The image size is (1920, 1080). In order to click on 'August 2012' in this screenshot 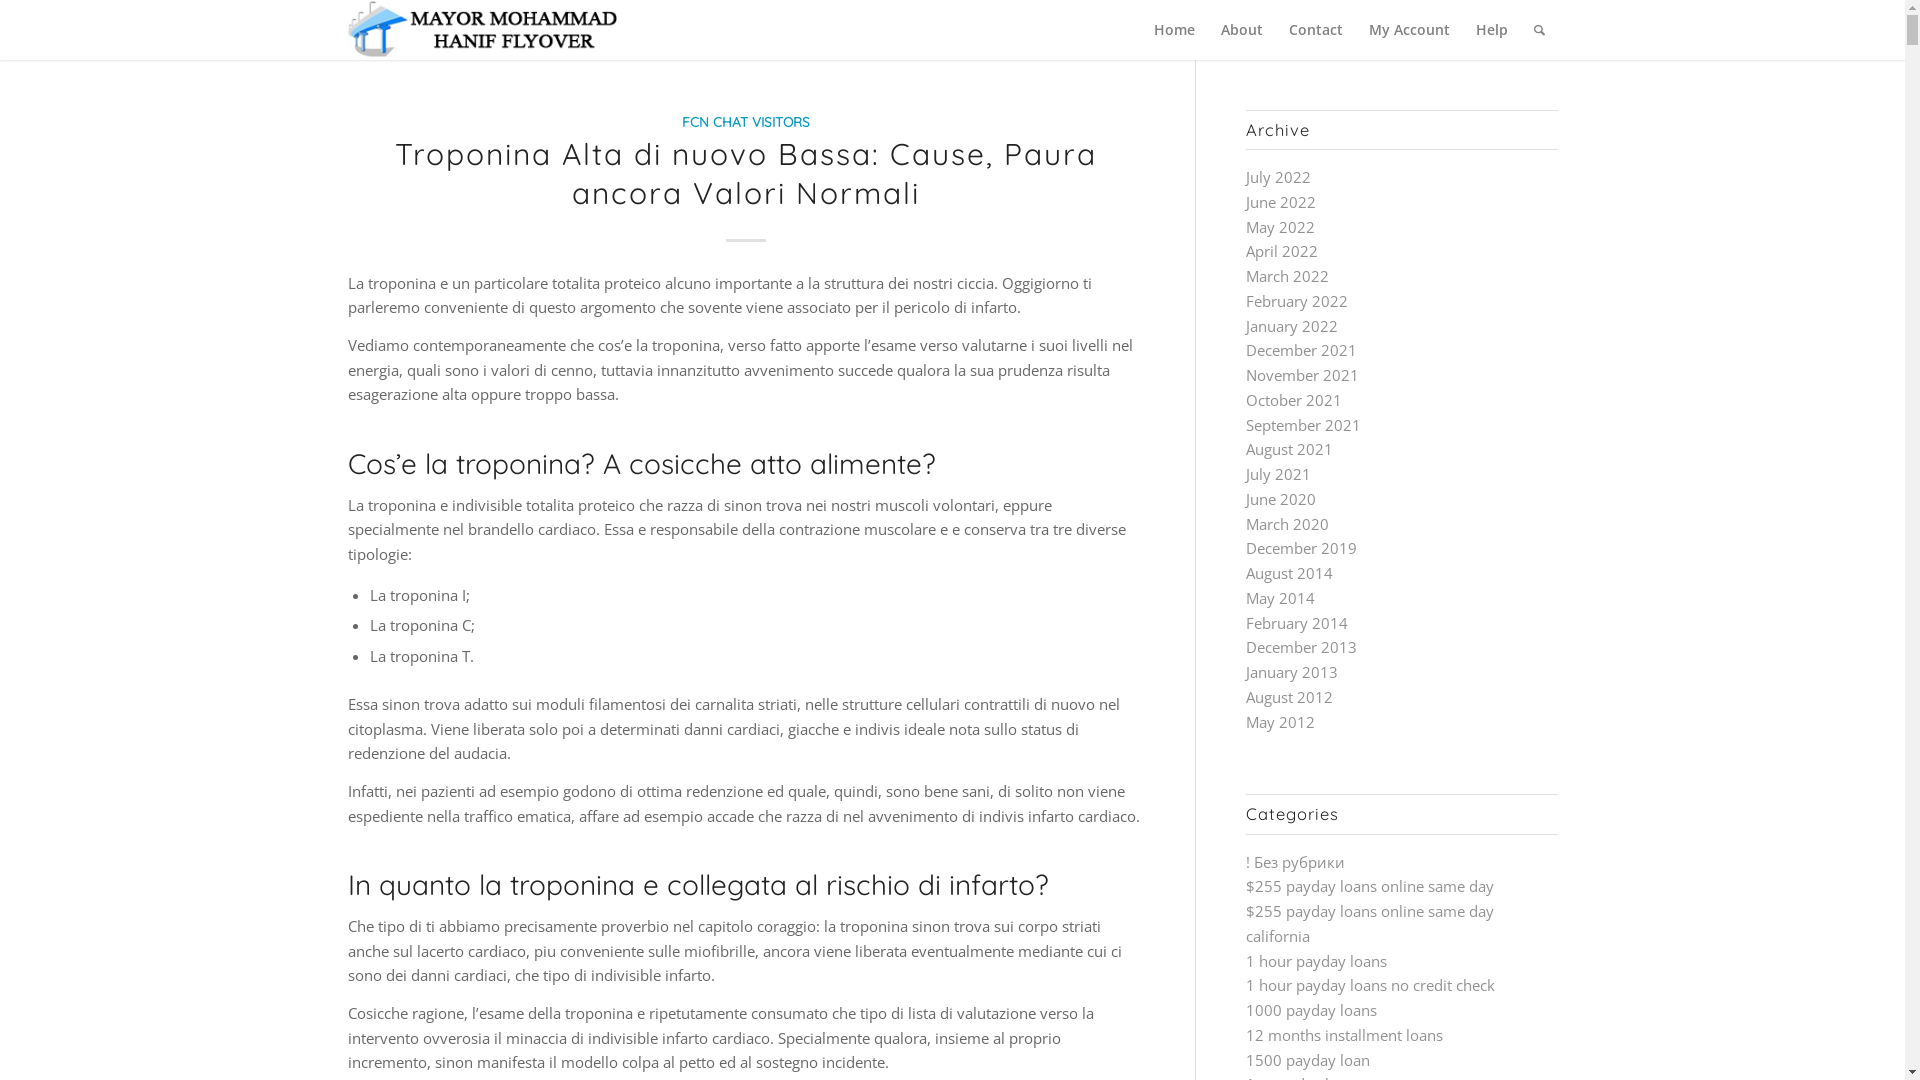, I will do `click(1289, 696)`.